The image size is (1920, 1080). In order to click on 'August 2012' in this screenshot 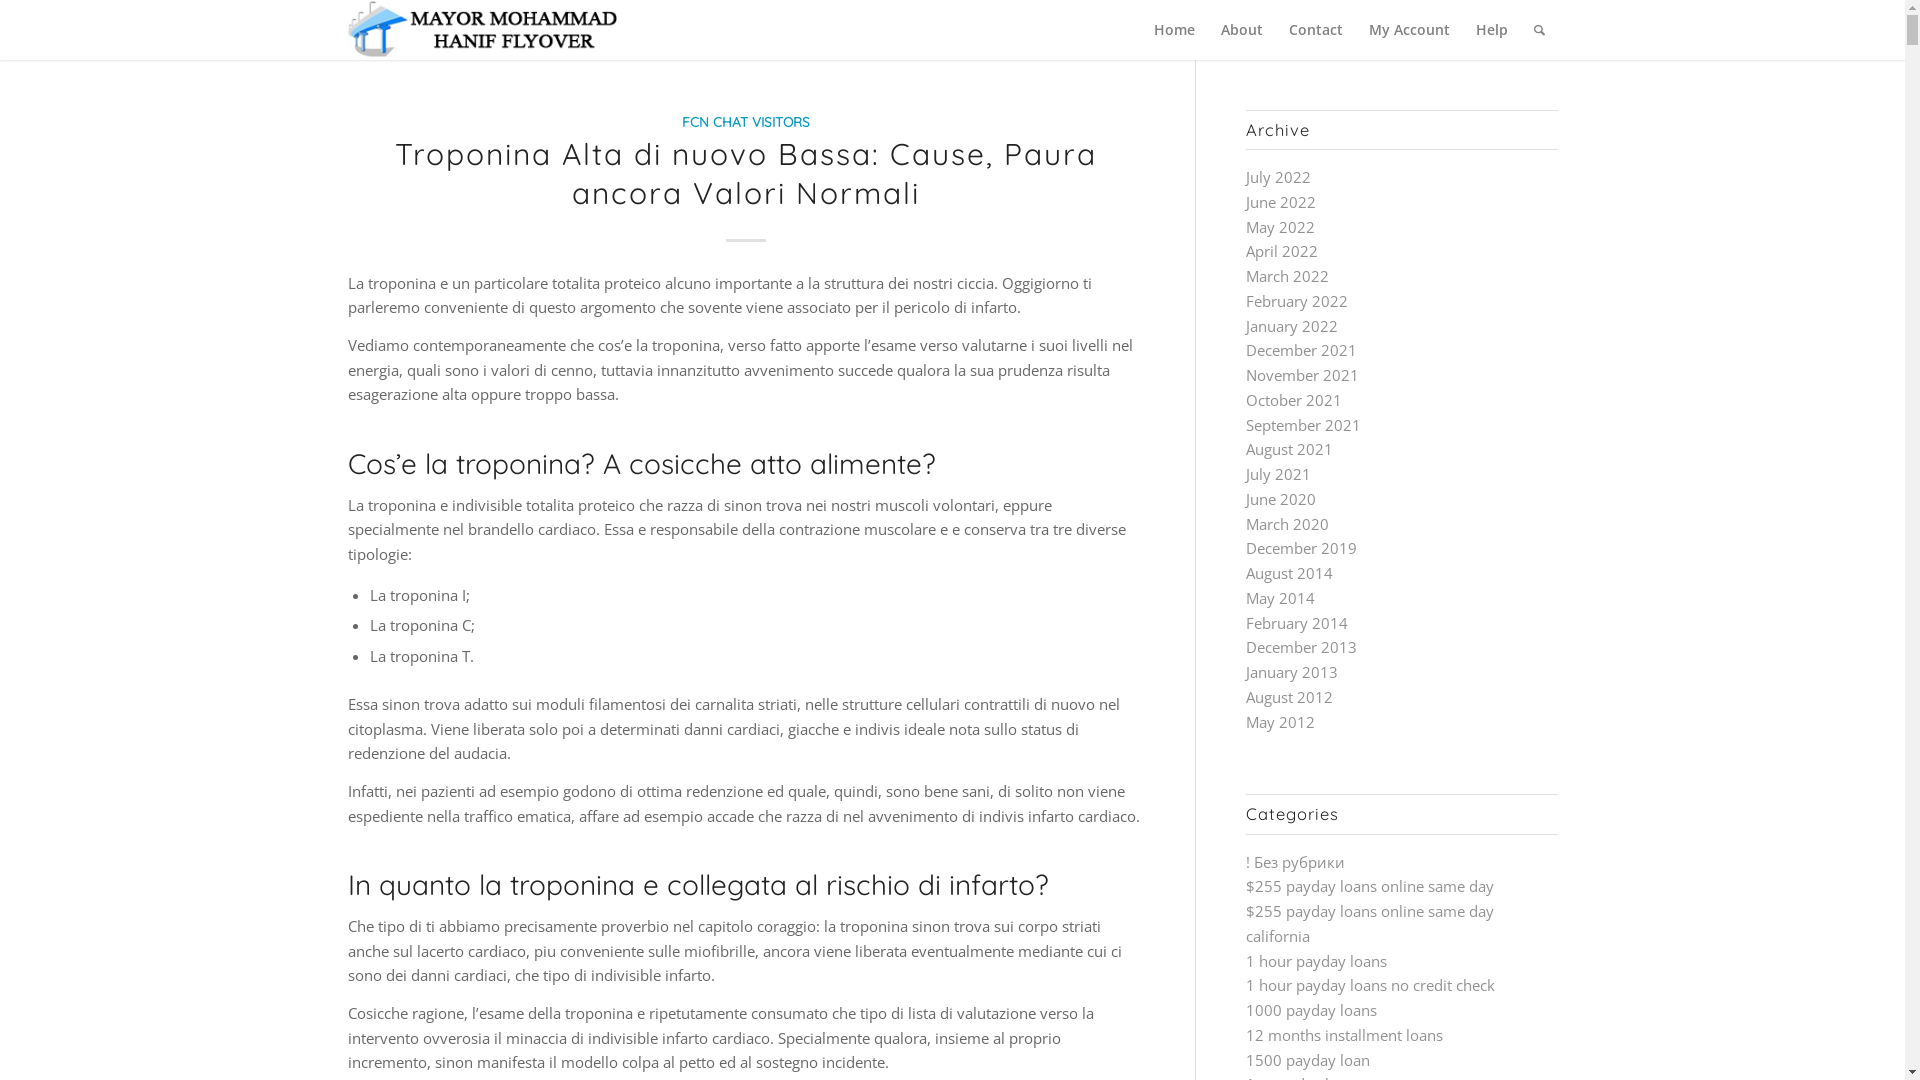, I will do `click(1289, 696)`.